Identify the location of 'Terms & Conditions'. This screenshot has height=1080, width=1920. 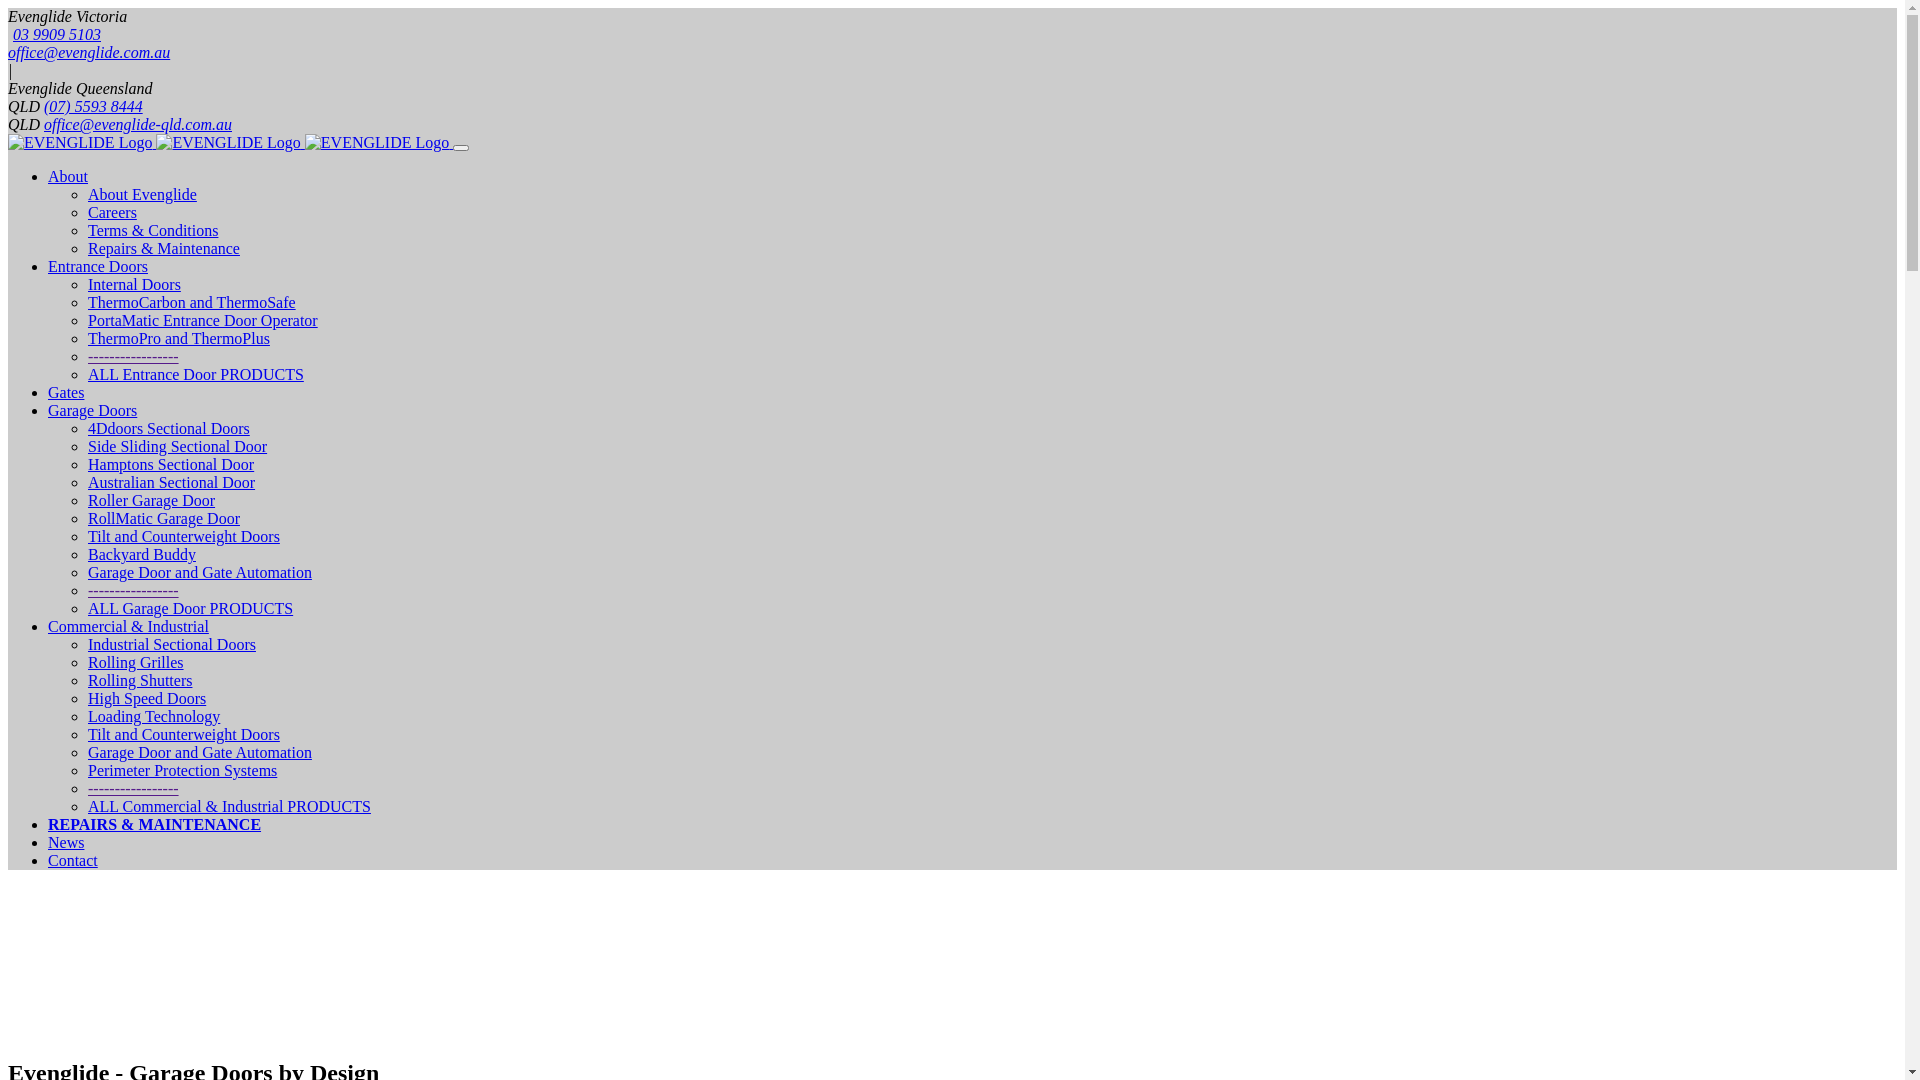
(152, 229).